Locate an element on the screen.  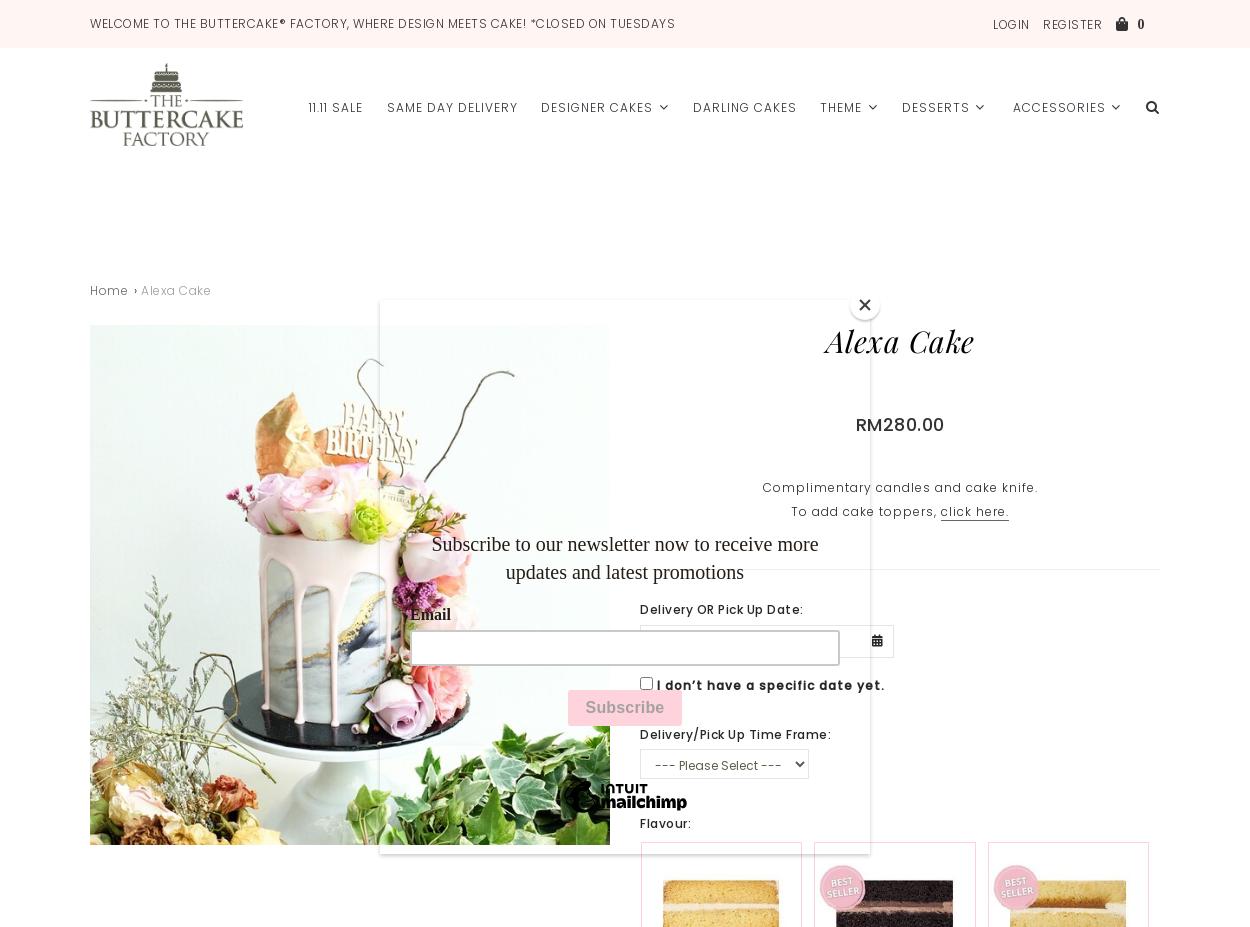
'Accessories' is located at coordinates (1012, 106).